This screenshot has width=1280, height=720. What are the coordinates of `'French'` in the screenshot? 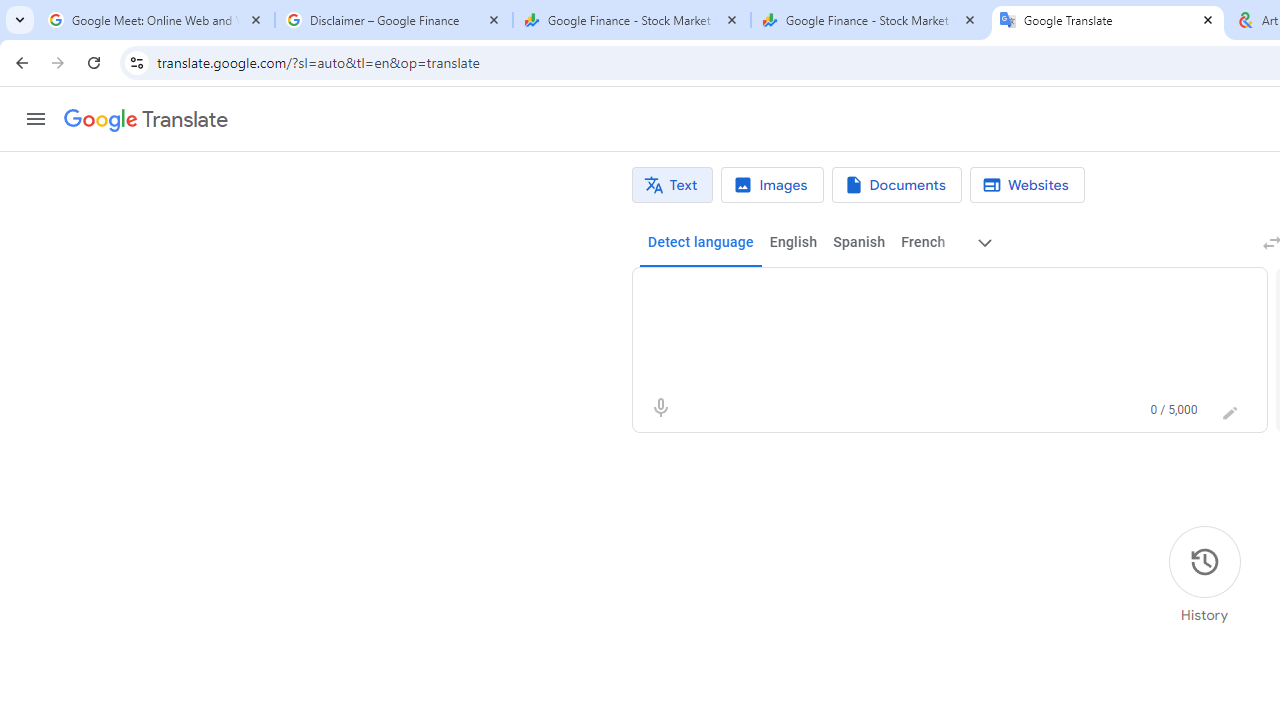 It's located at (921, 242).